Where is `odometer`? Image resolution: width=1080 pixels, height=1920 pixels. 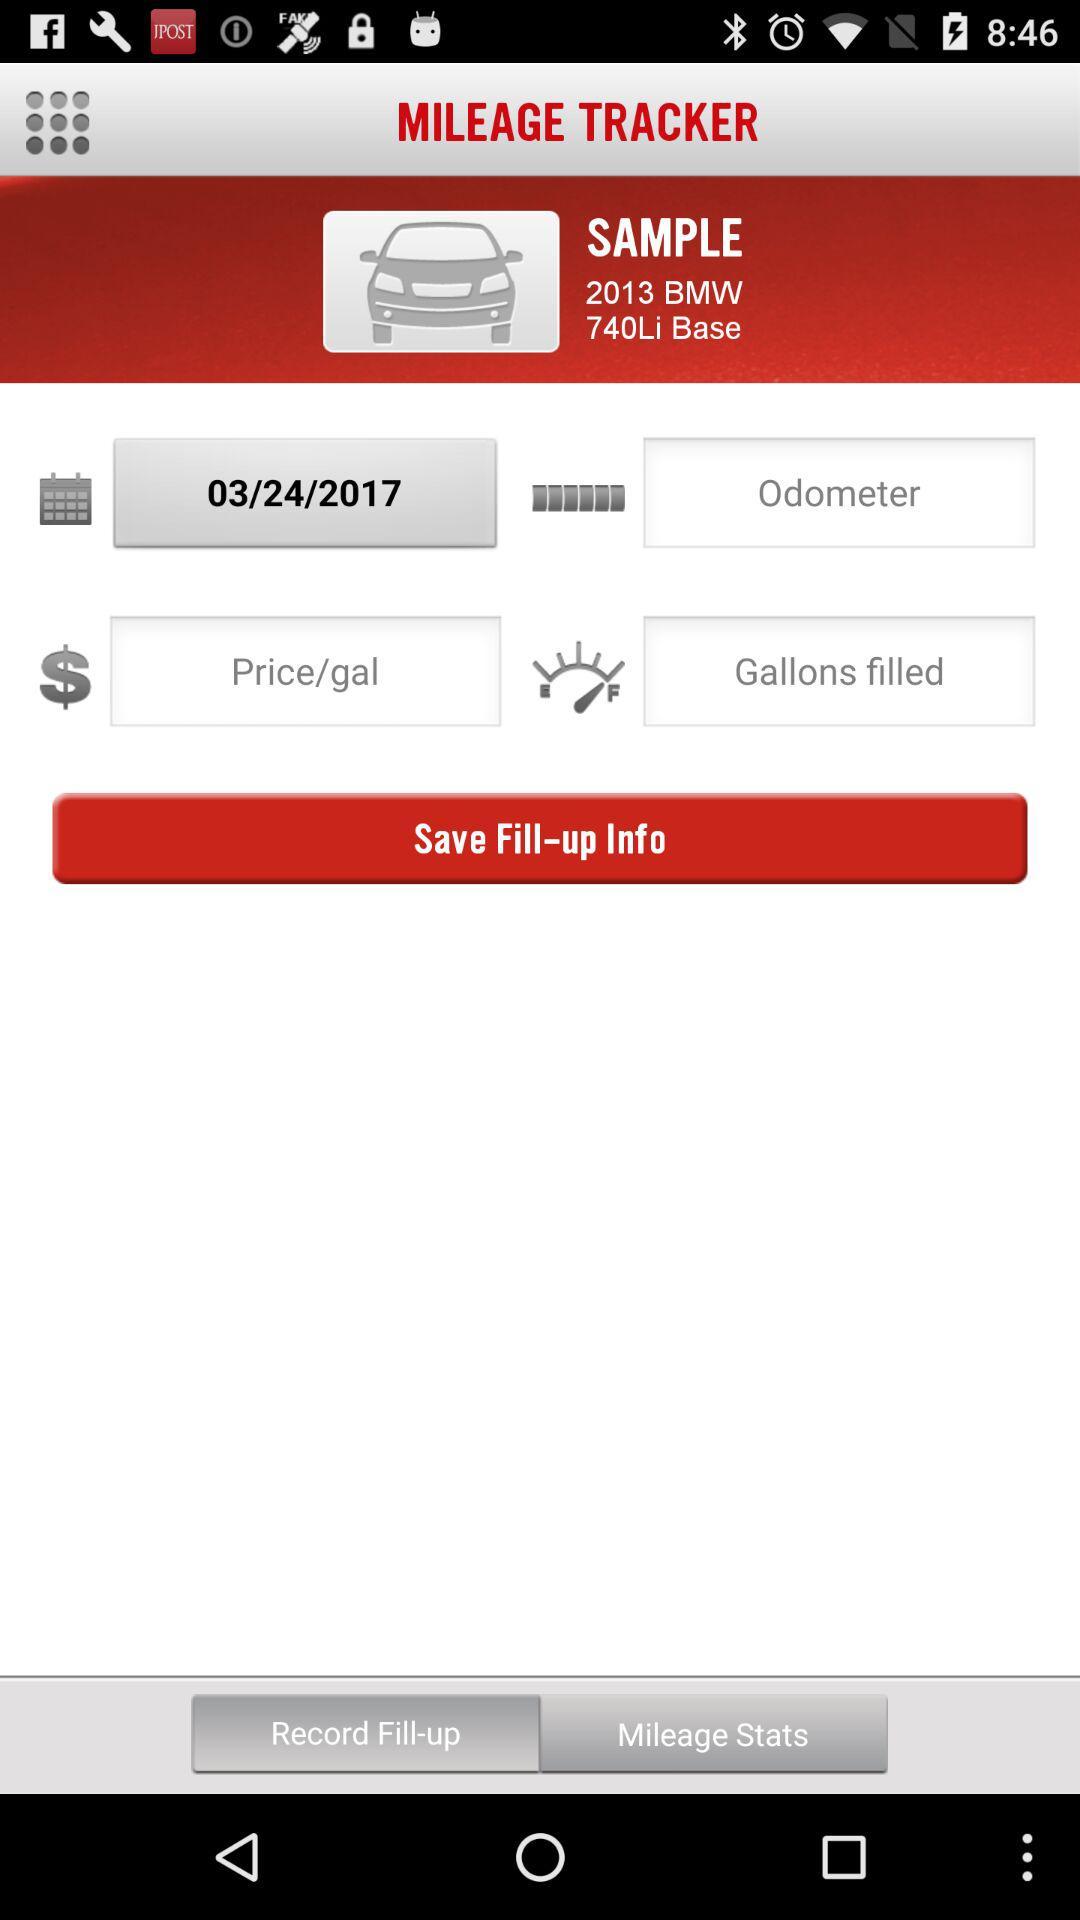 odometer is located at coordinates (839, 498).